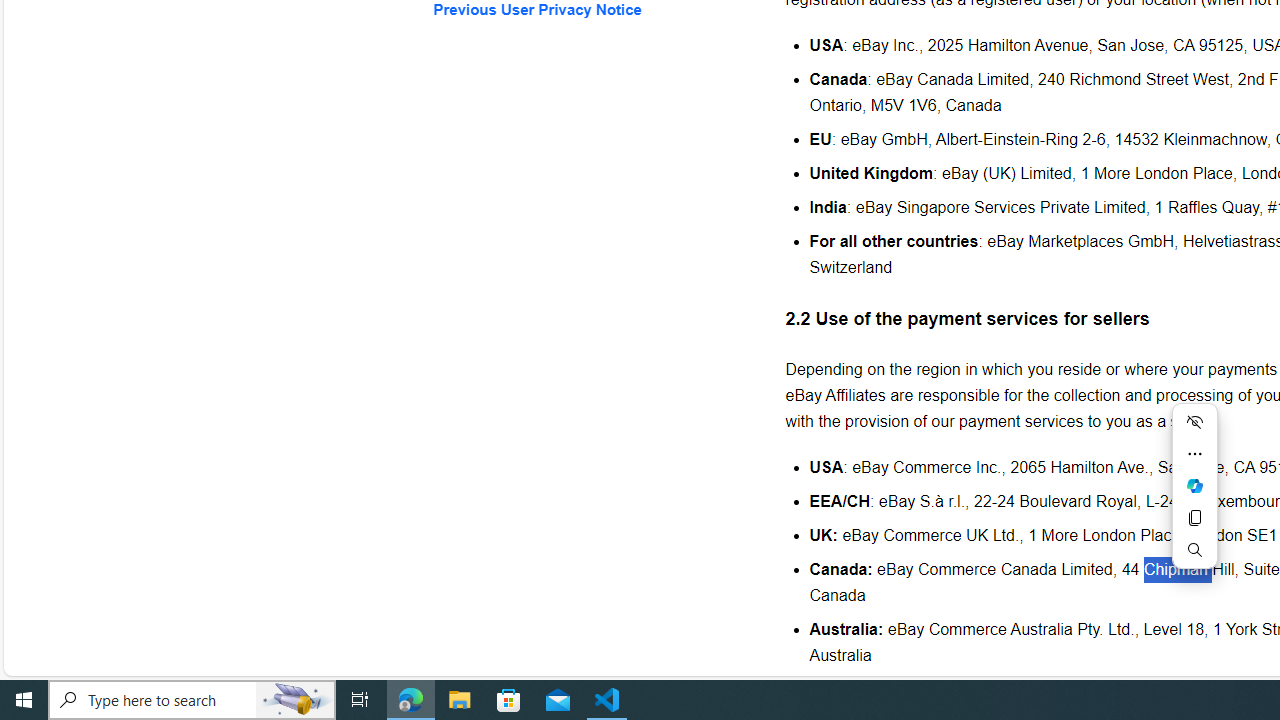 The width and height of the screenshot is (1280, 720). I want to click on 'Mini menu on text selection', so click(1194, 486).